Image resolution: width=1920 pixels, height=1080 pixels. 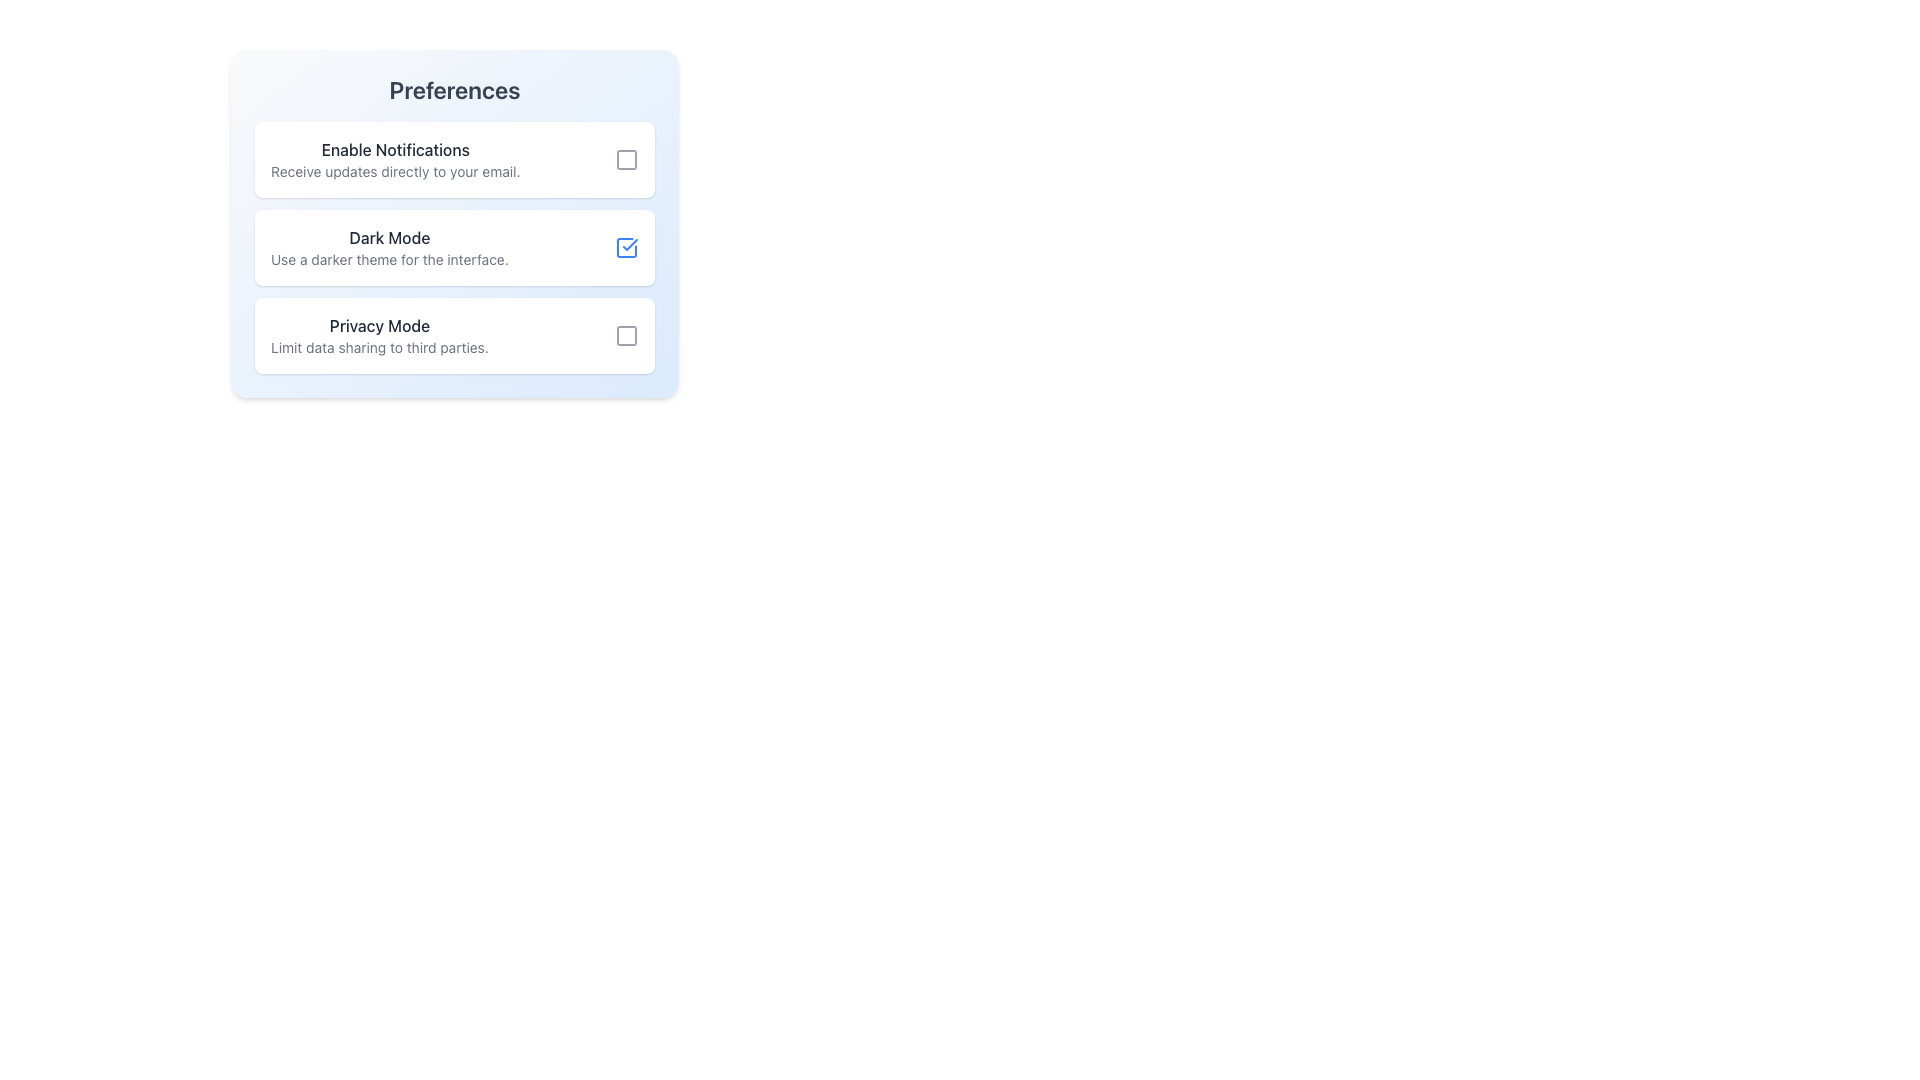 I want to click on the 'Dark Mode' checkbox, so click(x=626, y=246).